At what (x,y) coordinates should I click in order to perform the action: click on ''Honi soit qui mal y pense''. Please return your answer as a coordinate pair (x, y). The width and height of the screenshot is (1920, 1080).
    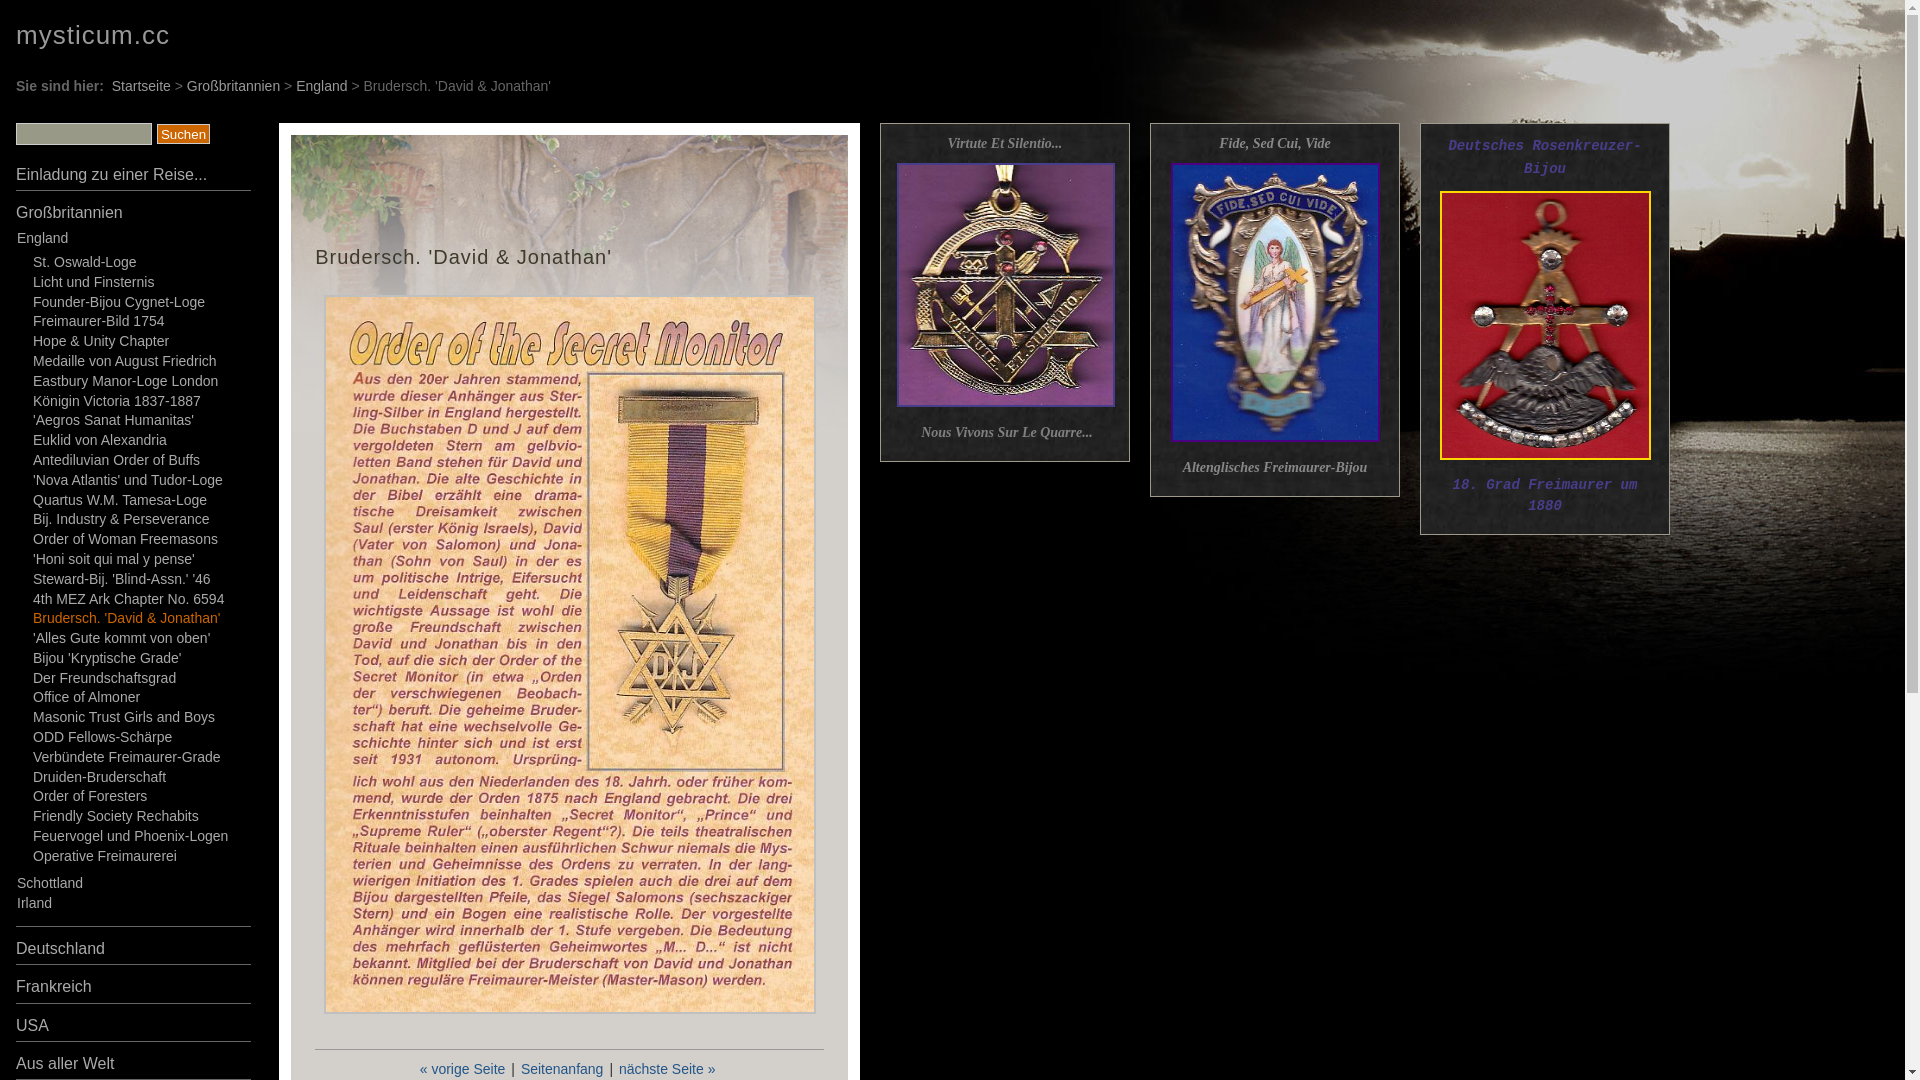
    Looking at the image, I should click on (113, 559).